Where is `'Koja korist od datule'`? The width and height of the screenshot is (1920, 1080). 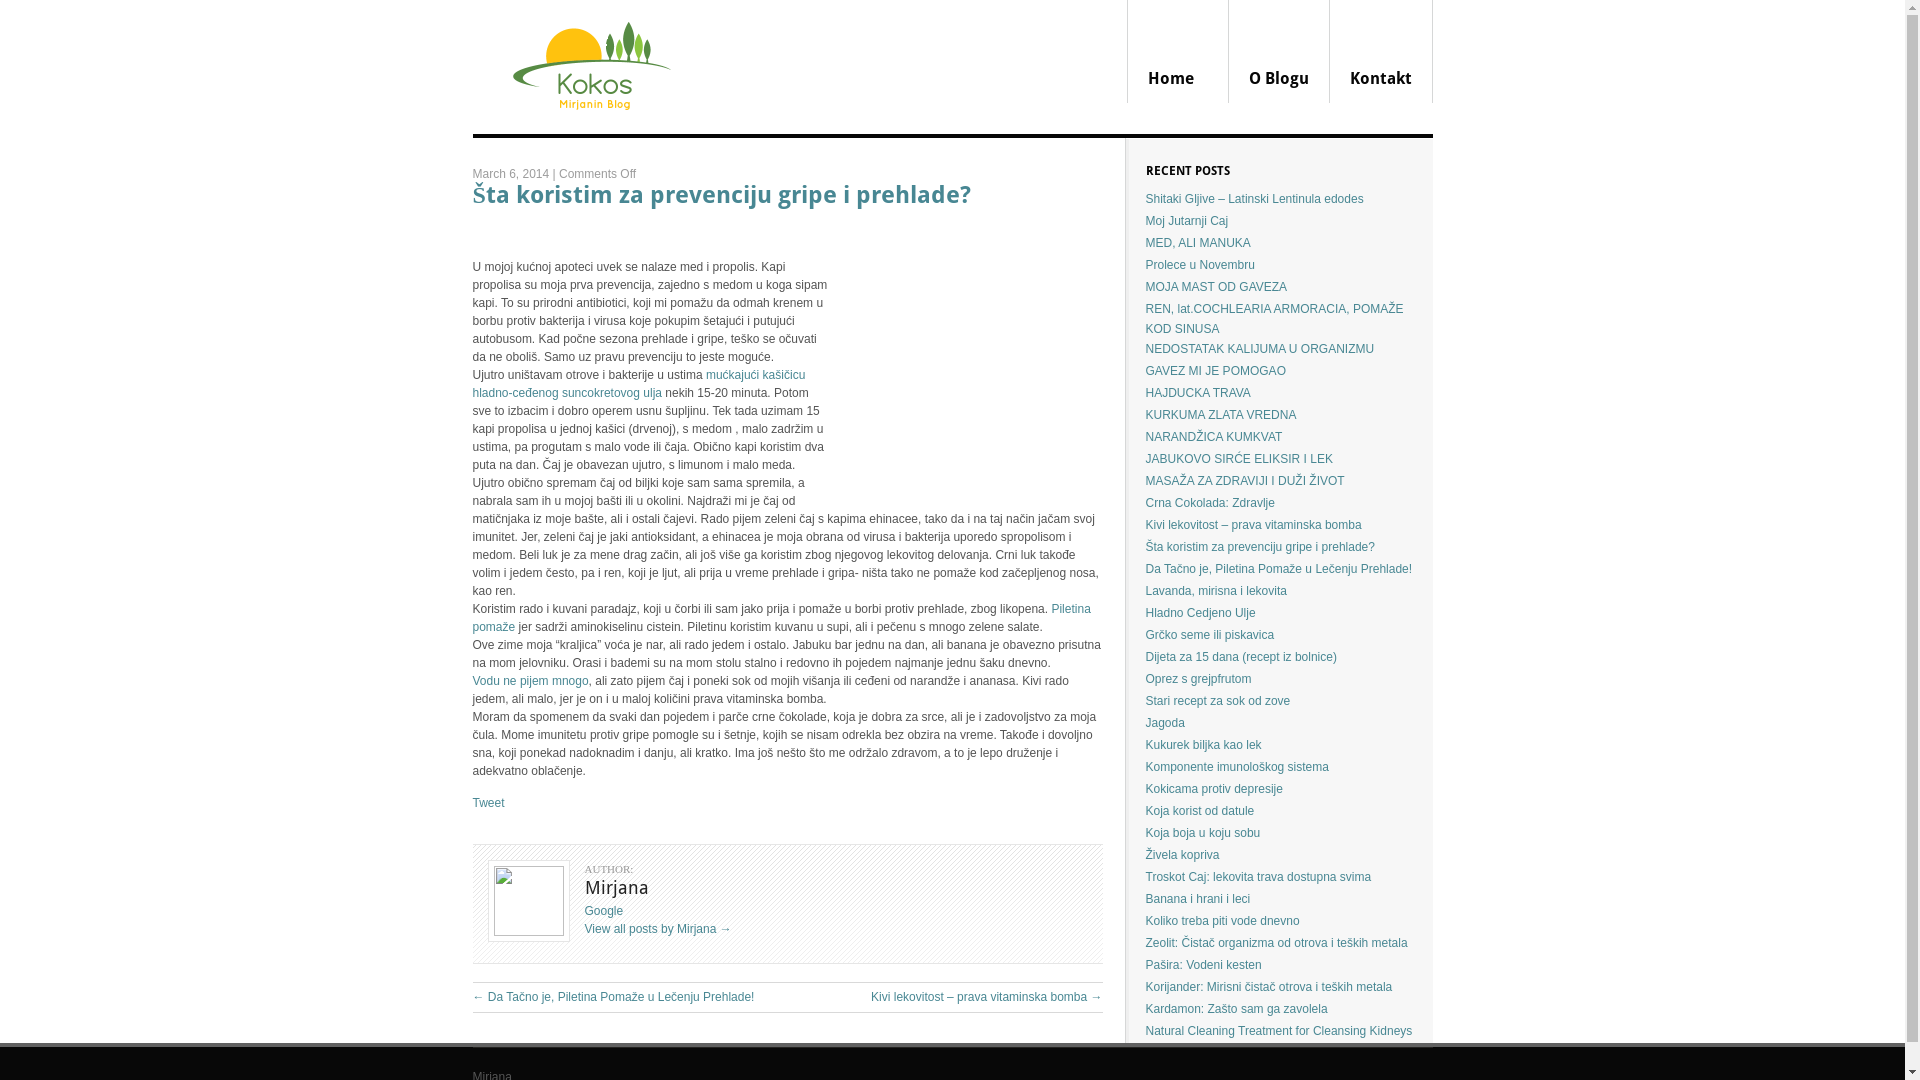
'Koja korist od datule' is located at coordinates (1200, 810).